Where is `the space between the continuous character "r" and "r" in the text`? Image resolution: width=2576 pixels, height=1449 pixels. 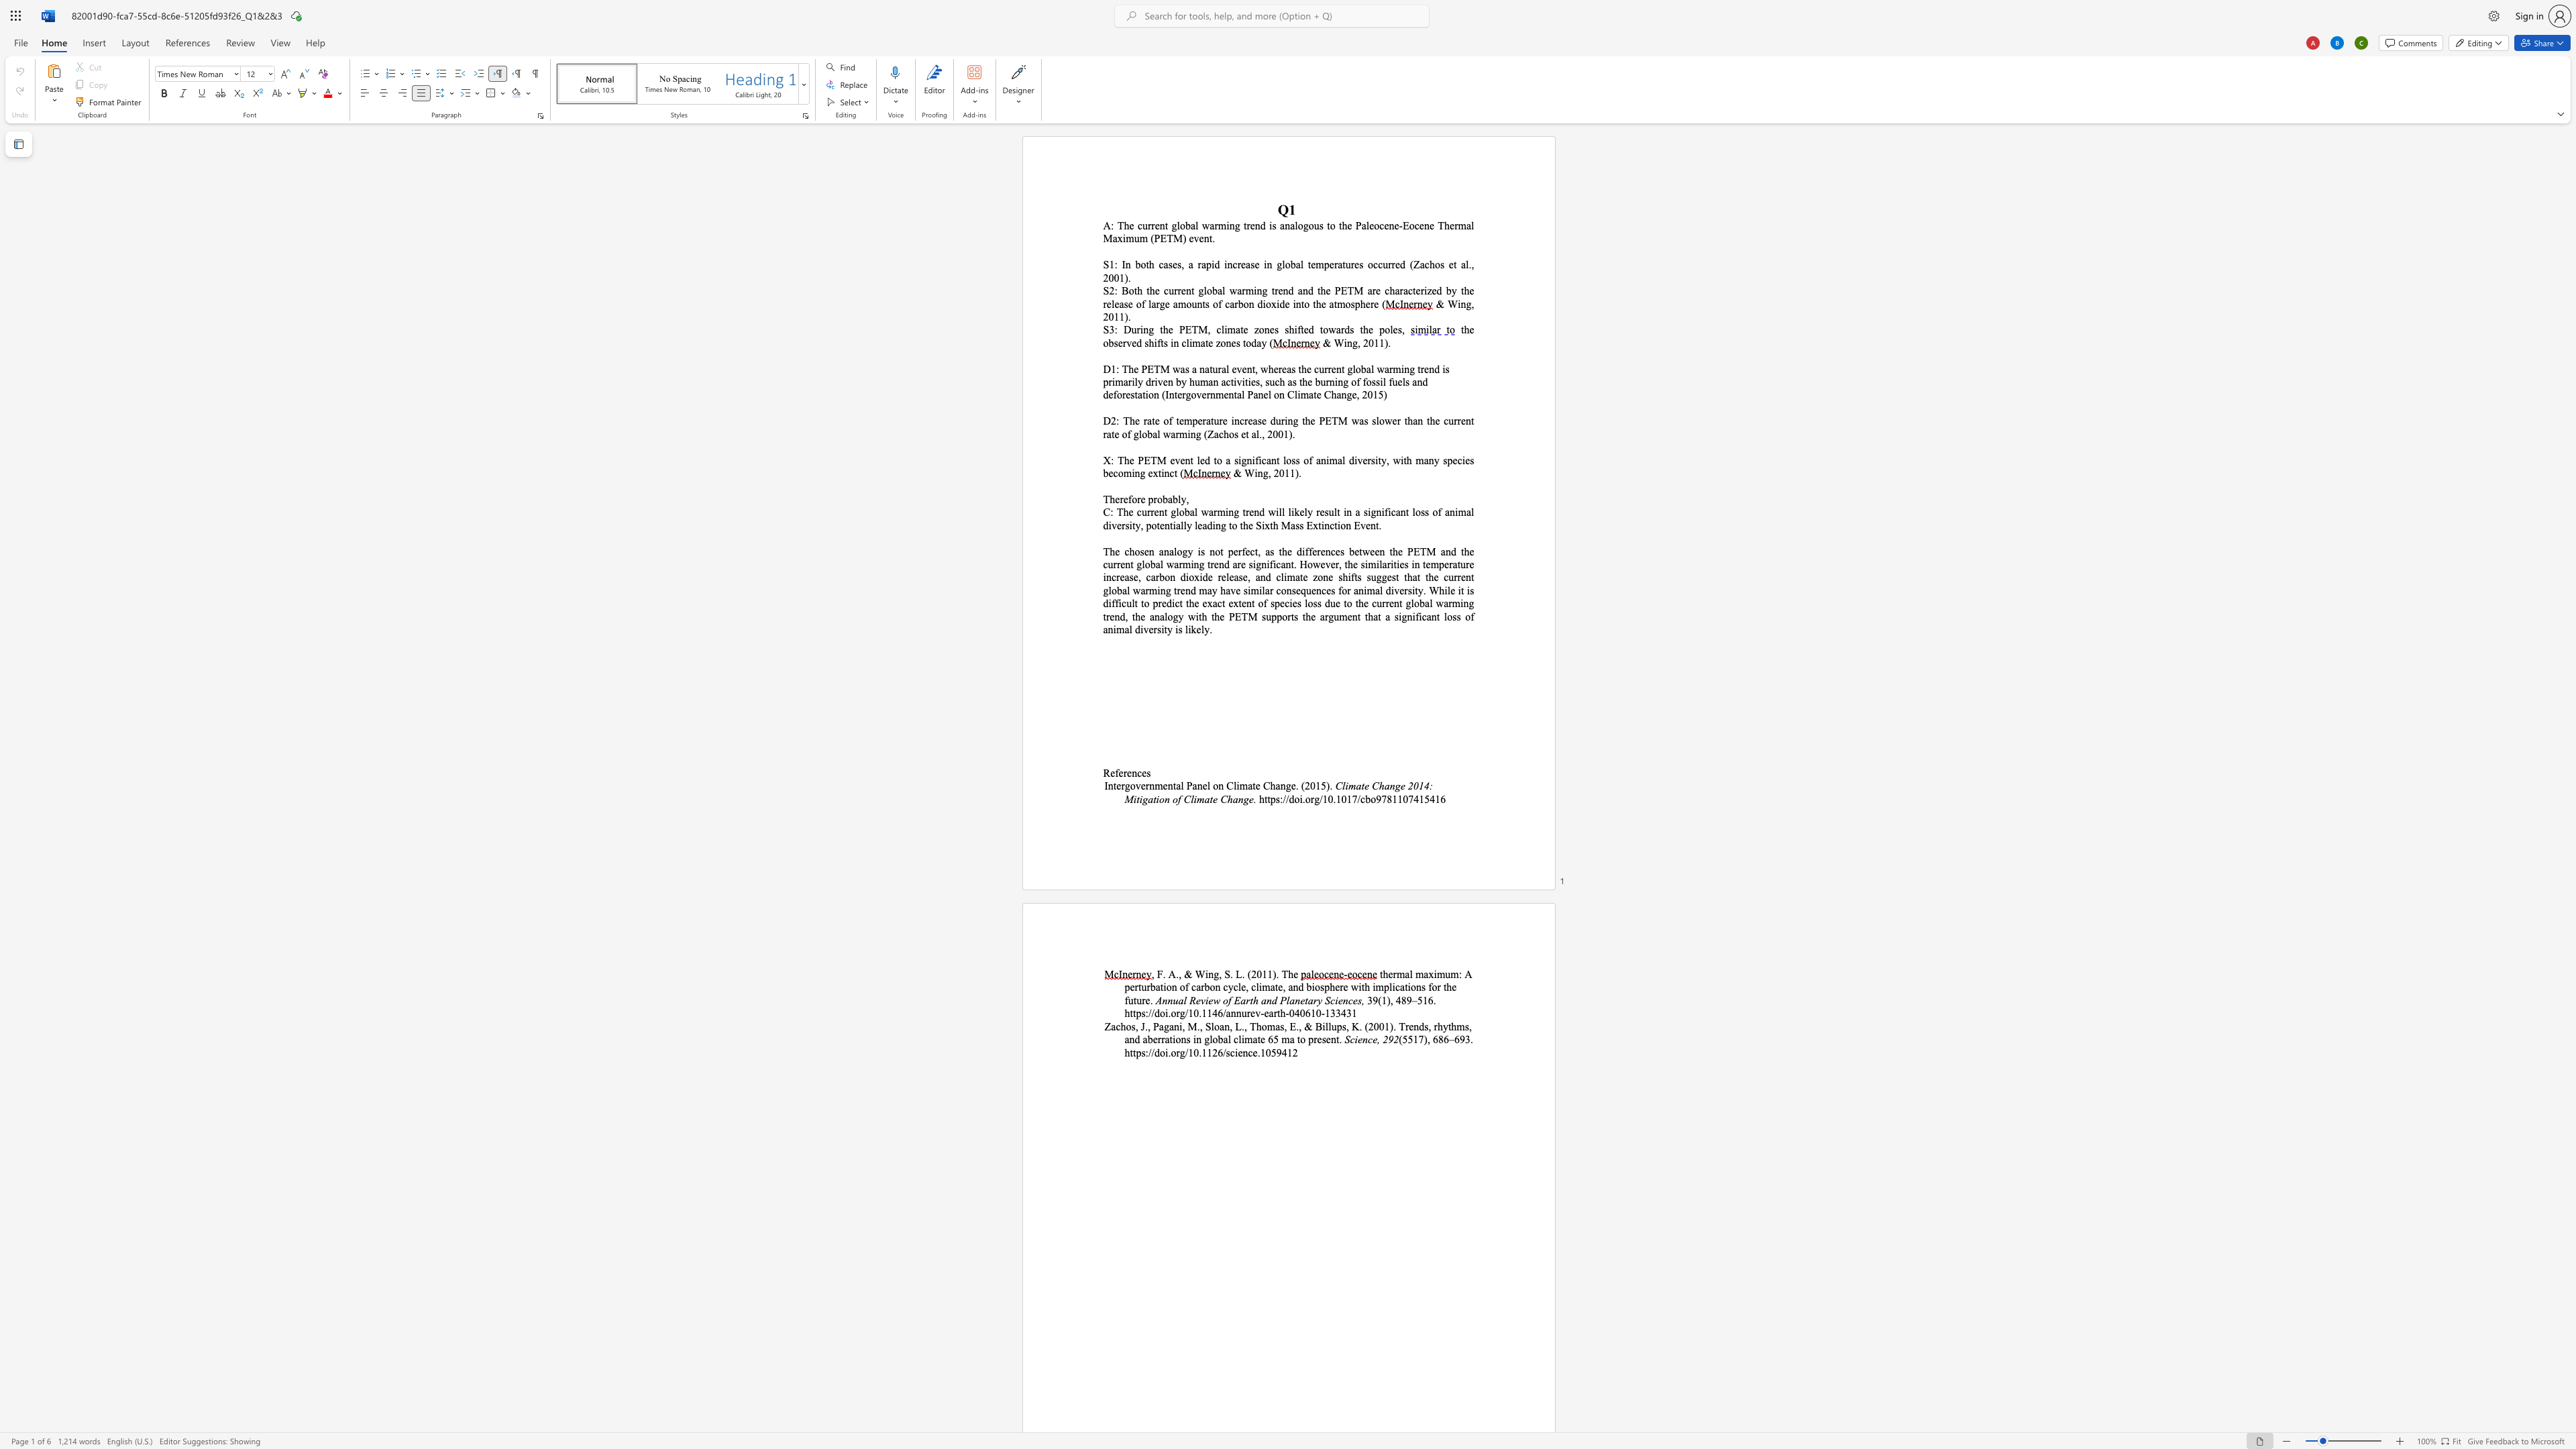 the space between the continuous character "r" and "r" in the text is located at coordinates (1150, 225).